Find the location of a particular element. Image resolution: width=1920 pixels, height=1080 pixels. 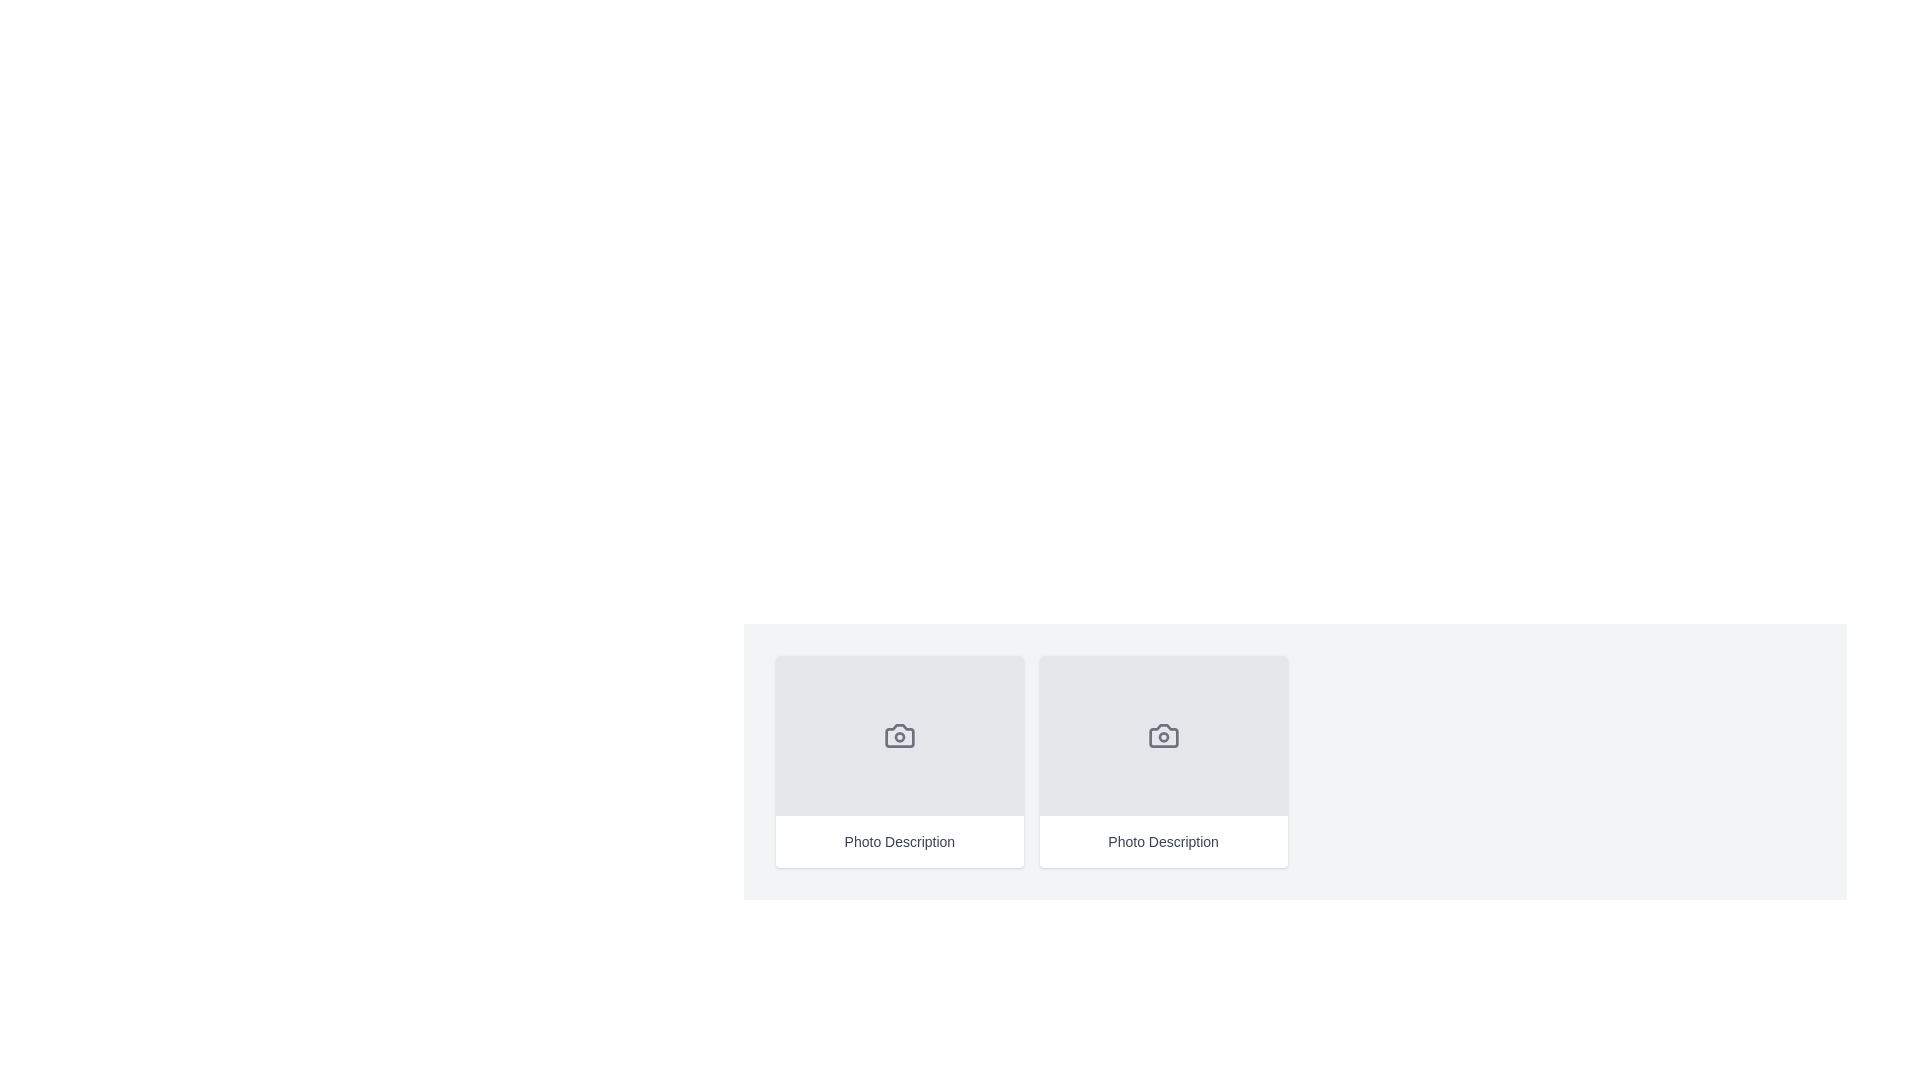

the camera icon located in the first card from the left, which represents a photo-related action in the user interface is located at coordinates (898, 736).